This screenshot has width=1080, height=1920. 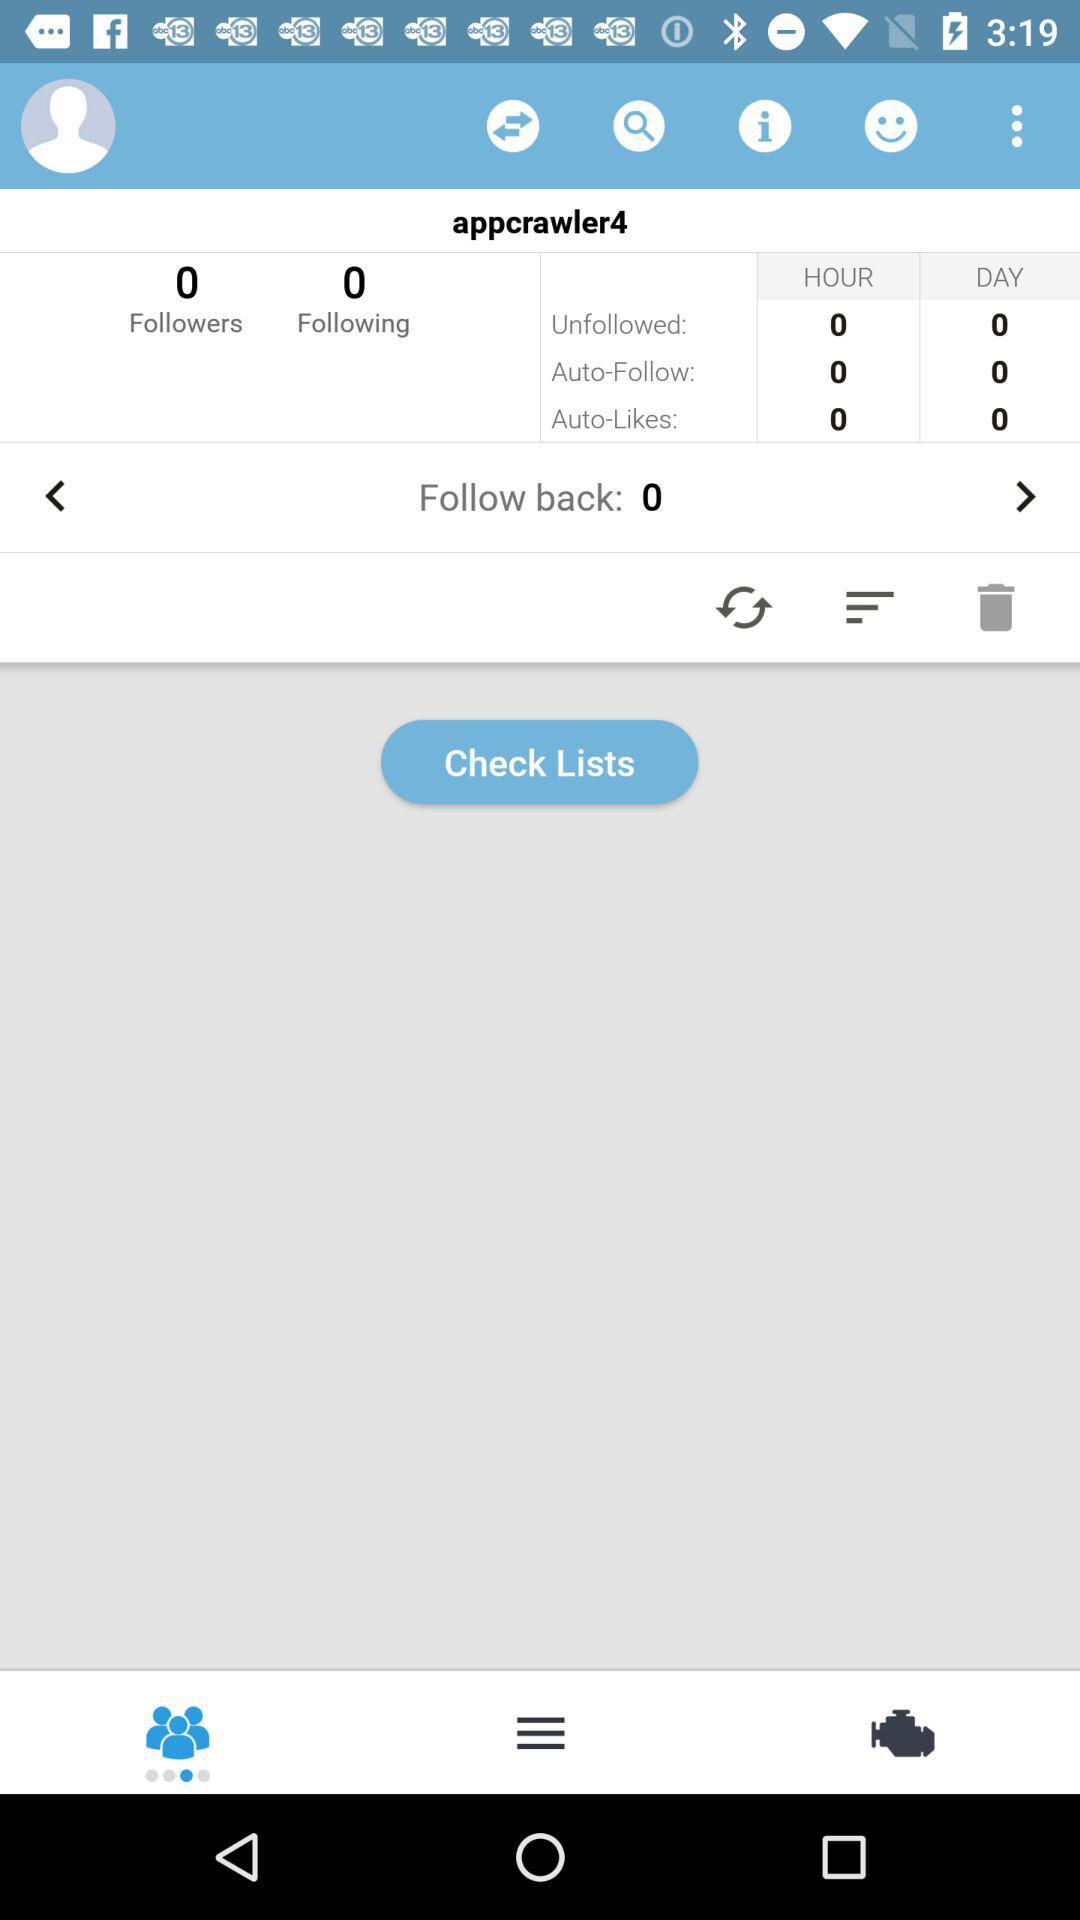 What do you see at coordinates (1024, 496) in the screenshot?
I see `advance to next page` at bounding box center [1024, 496].